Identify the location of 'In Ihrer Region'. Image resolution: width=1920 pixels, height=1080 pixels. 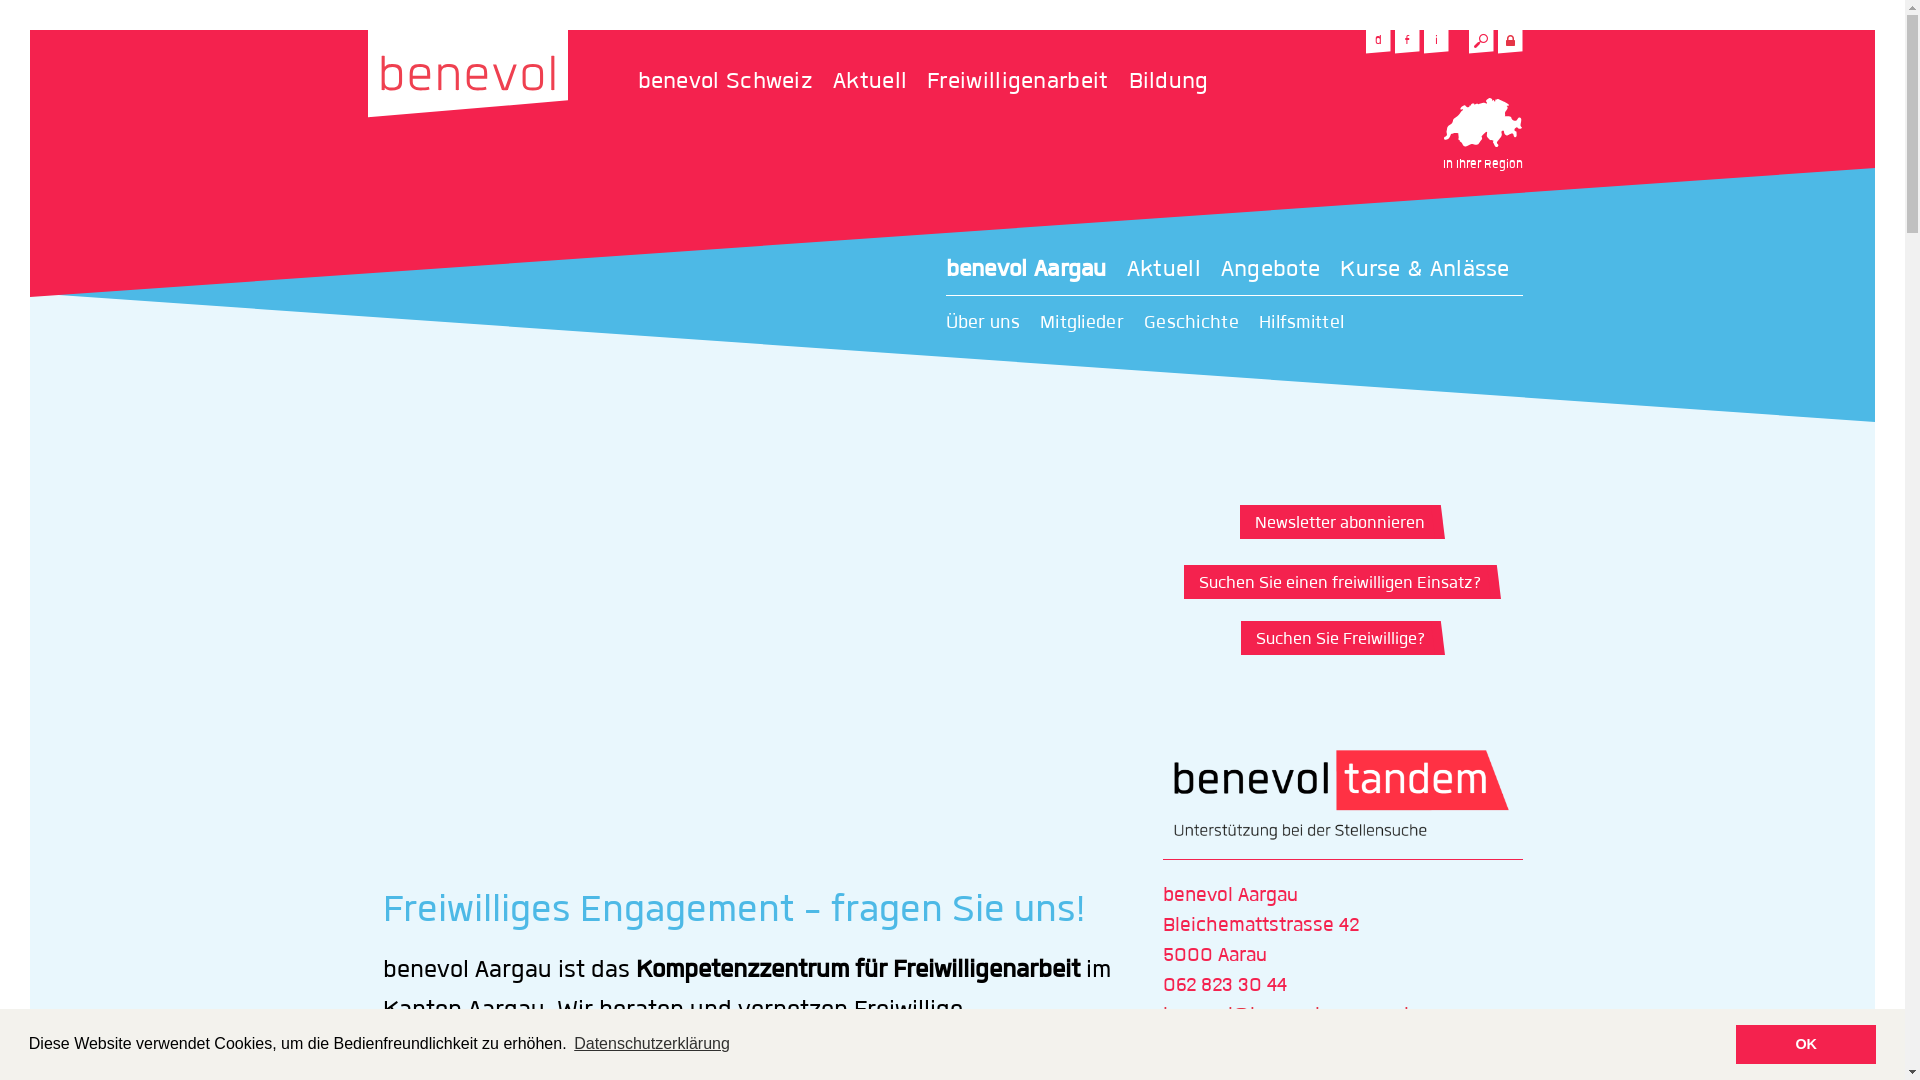
(1482, 136).